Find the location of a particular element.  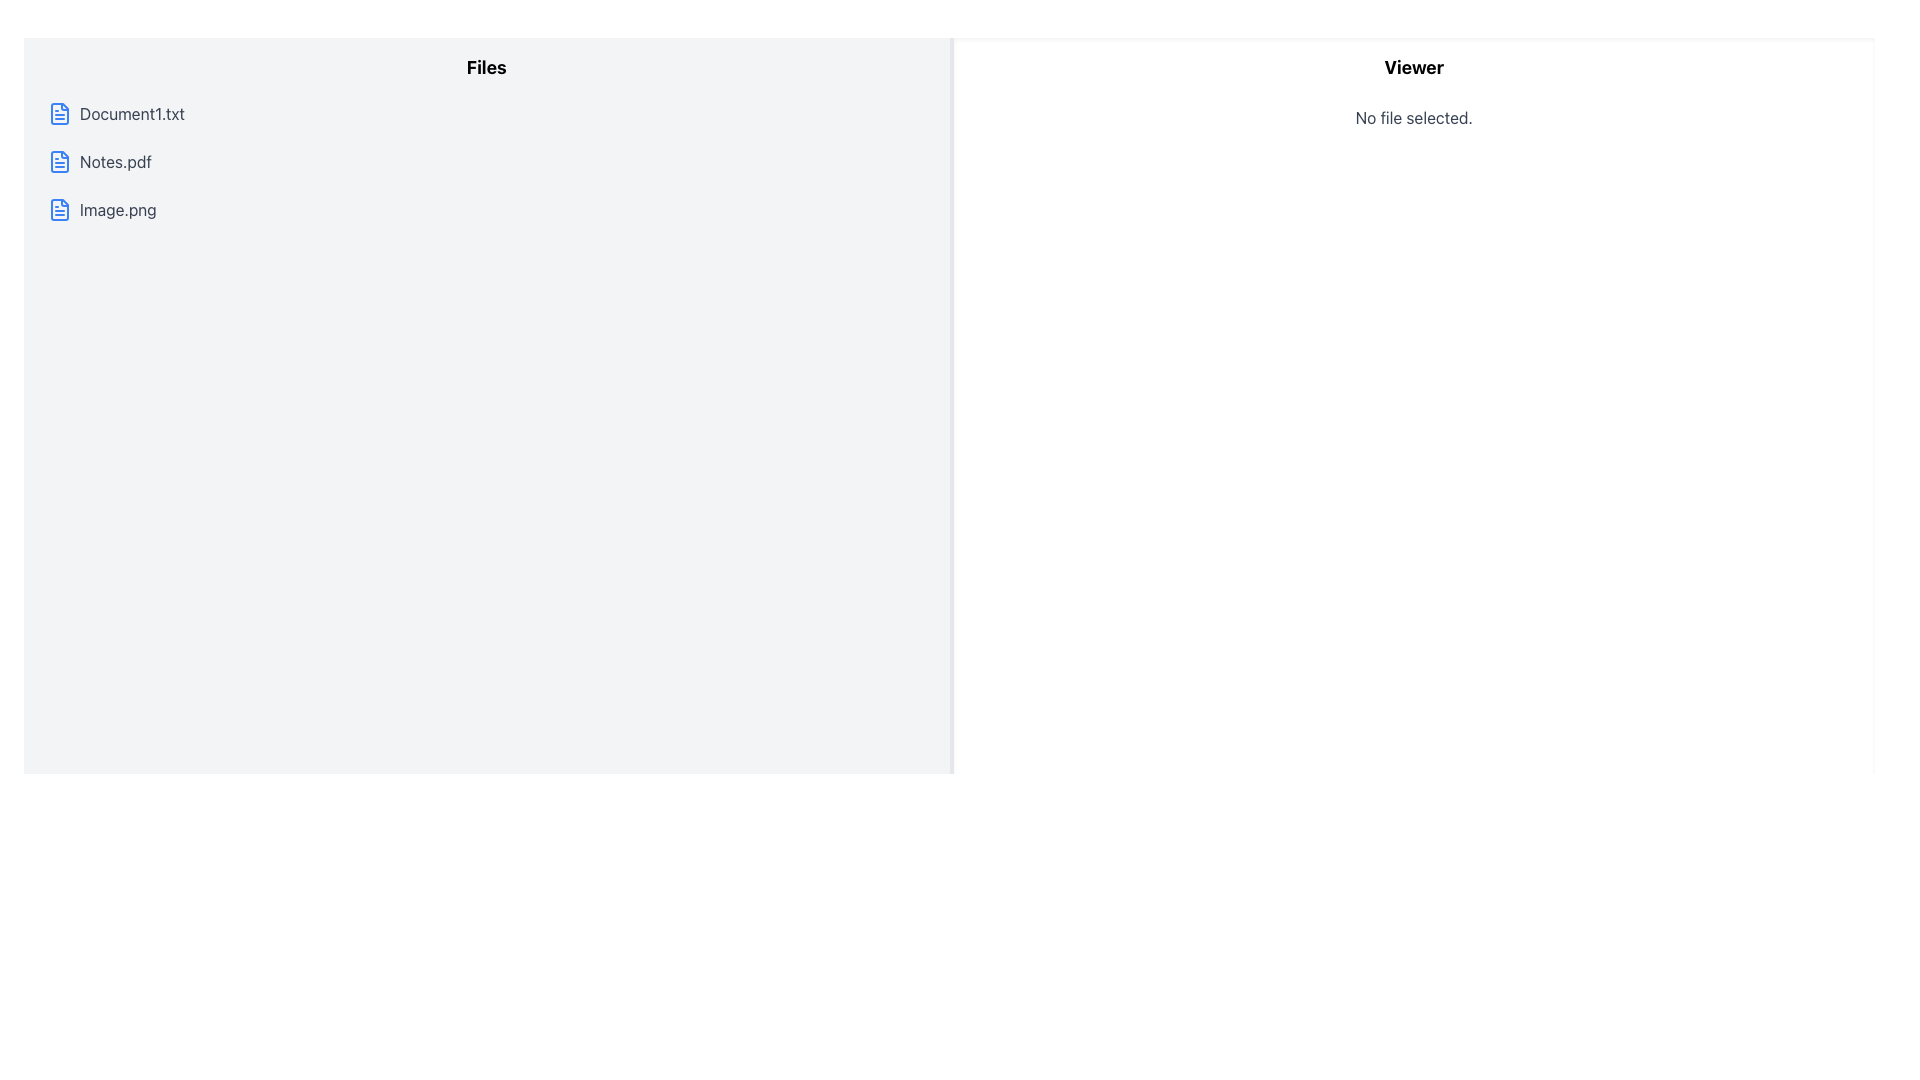

the document-shaped icon located to the left of the text label 'Image.png' in the left list of files is located at coordinates (59, 209).